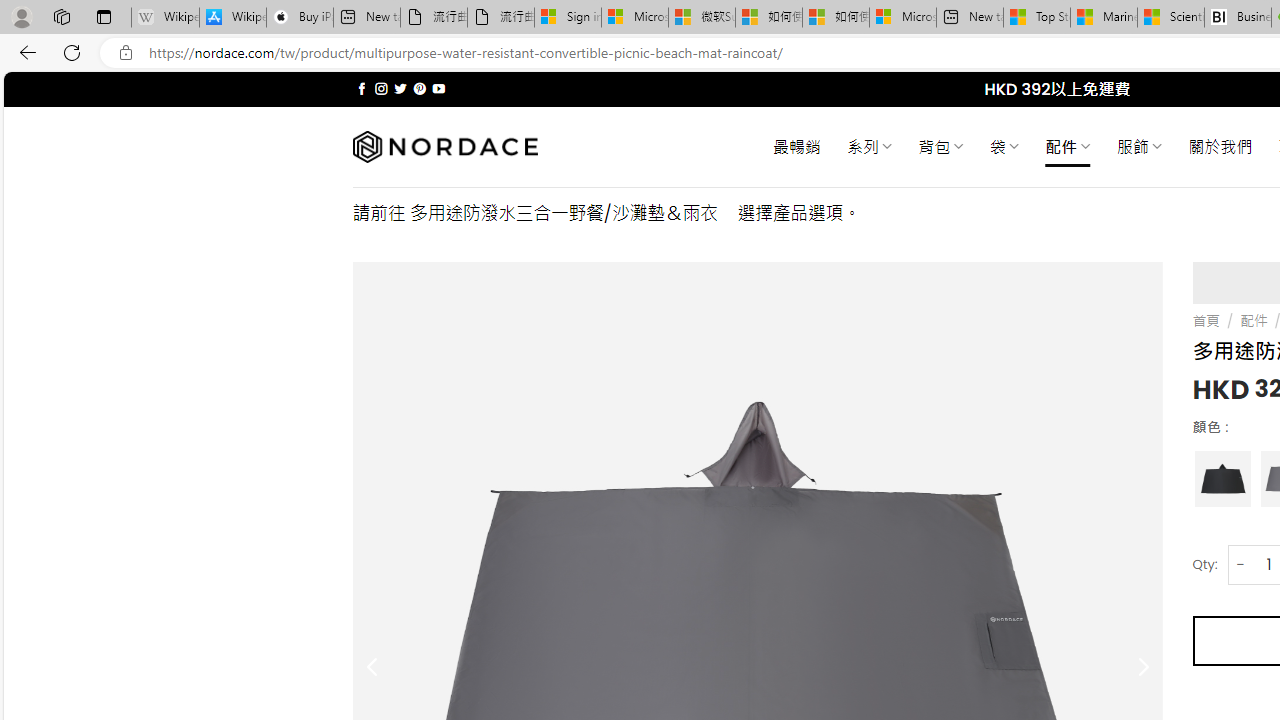 This screenshot has height=720, width=1280. I want to click on 'Follow on Instagram', so click(381, 88).